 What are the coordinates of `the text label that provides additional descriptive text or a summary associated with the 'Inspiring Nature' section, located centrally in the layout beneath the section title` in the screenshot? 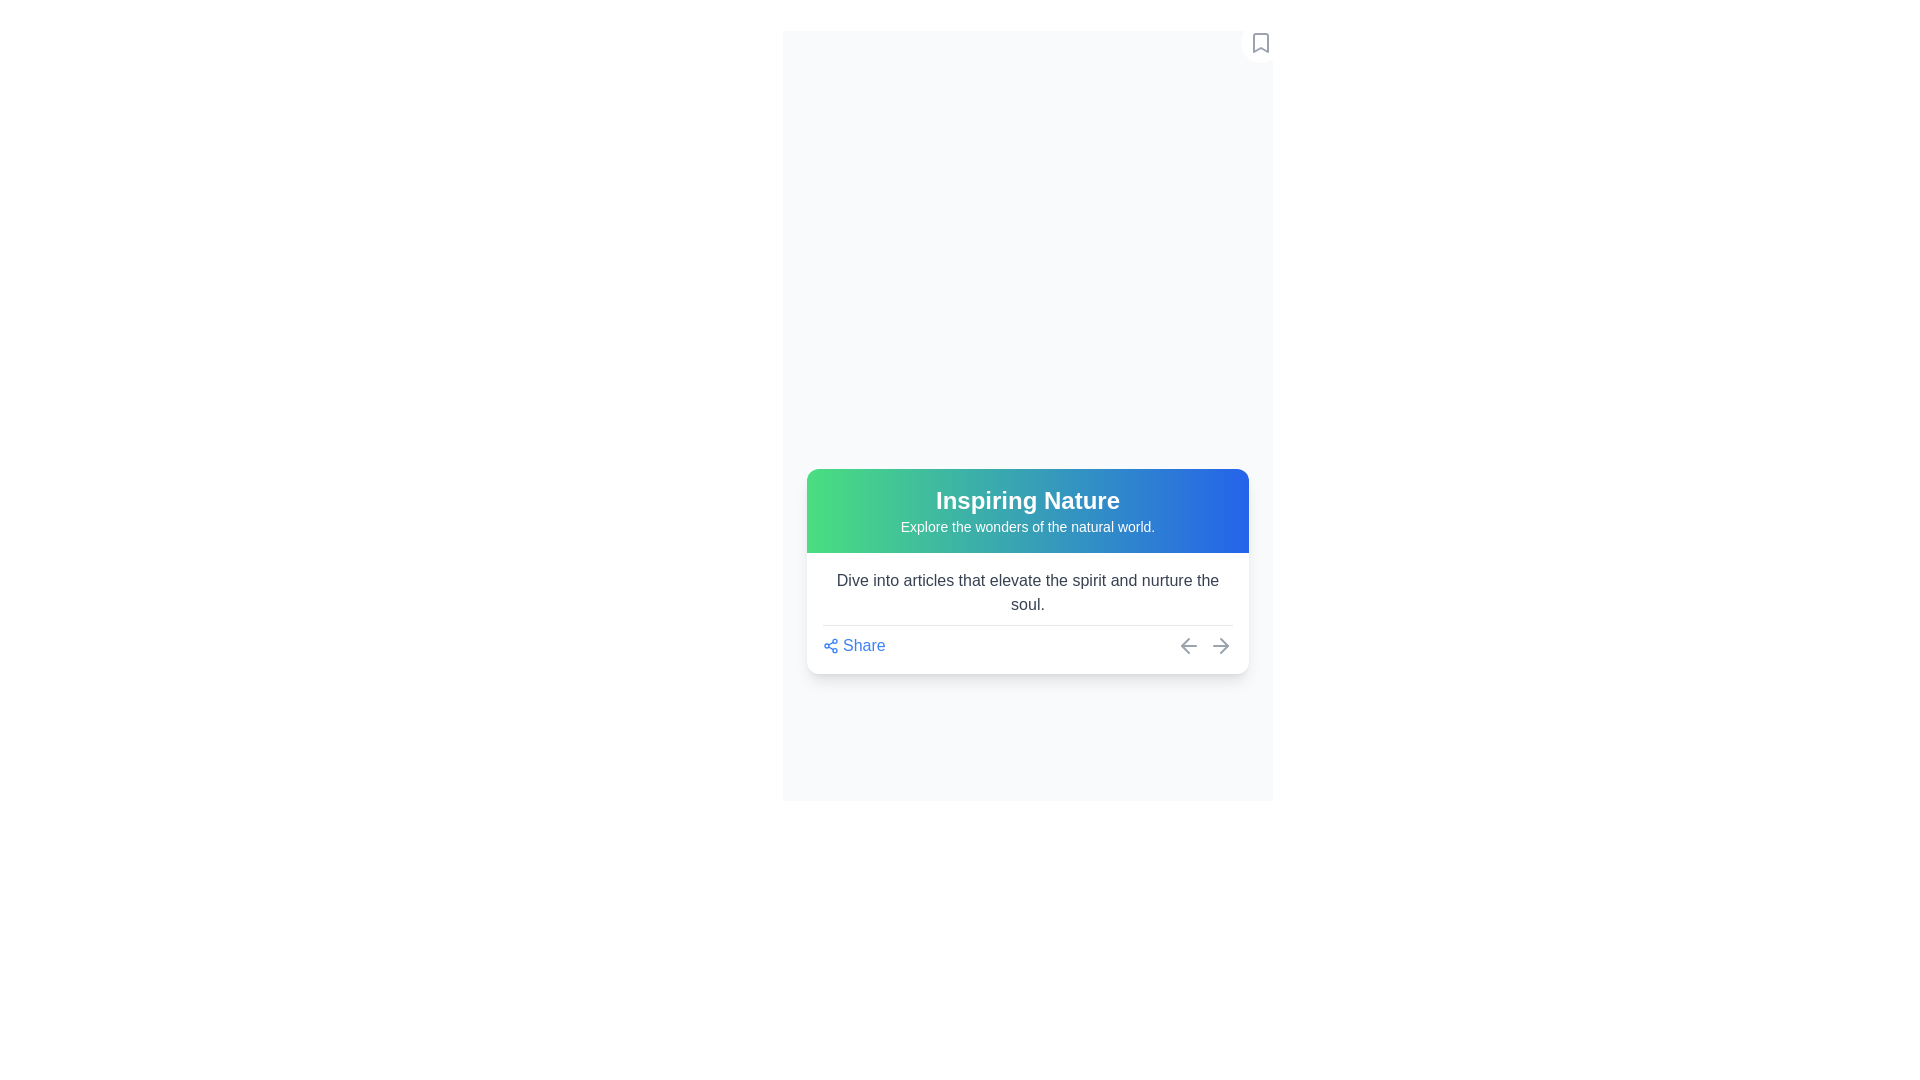 It's located at (1027, 591).